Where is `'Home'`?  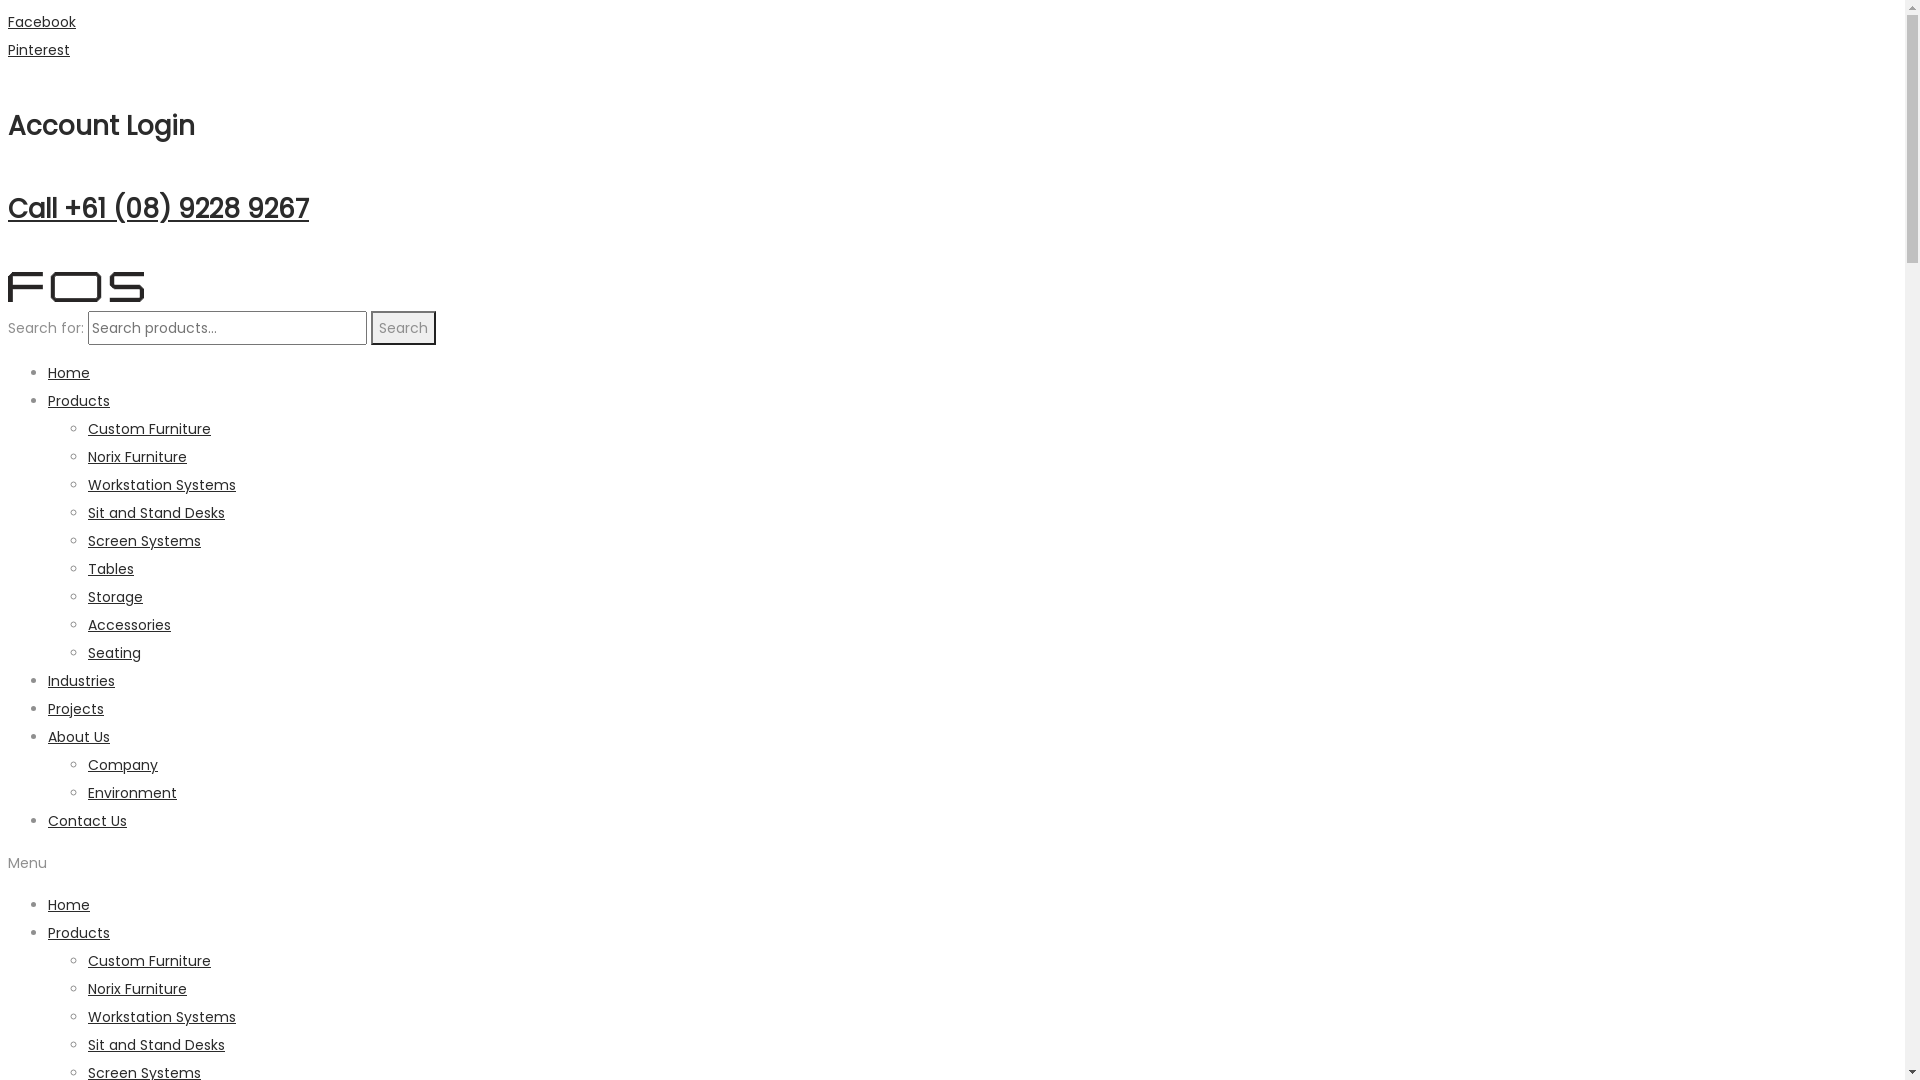 'Home' is located at coordinates (68, 373).